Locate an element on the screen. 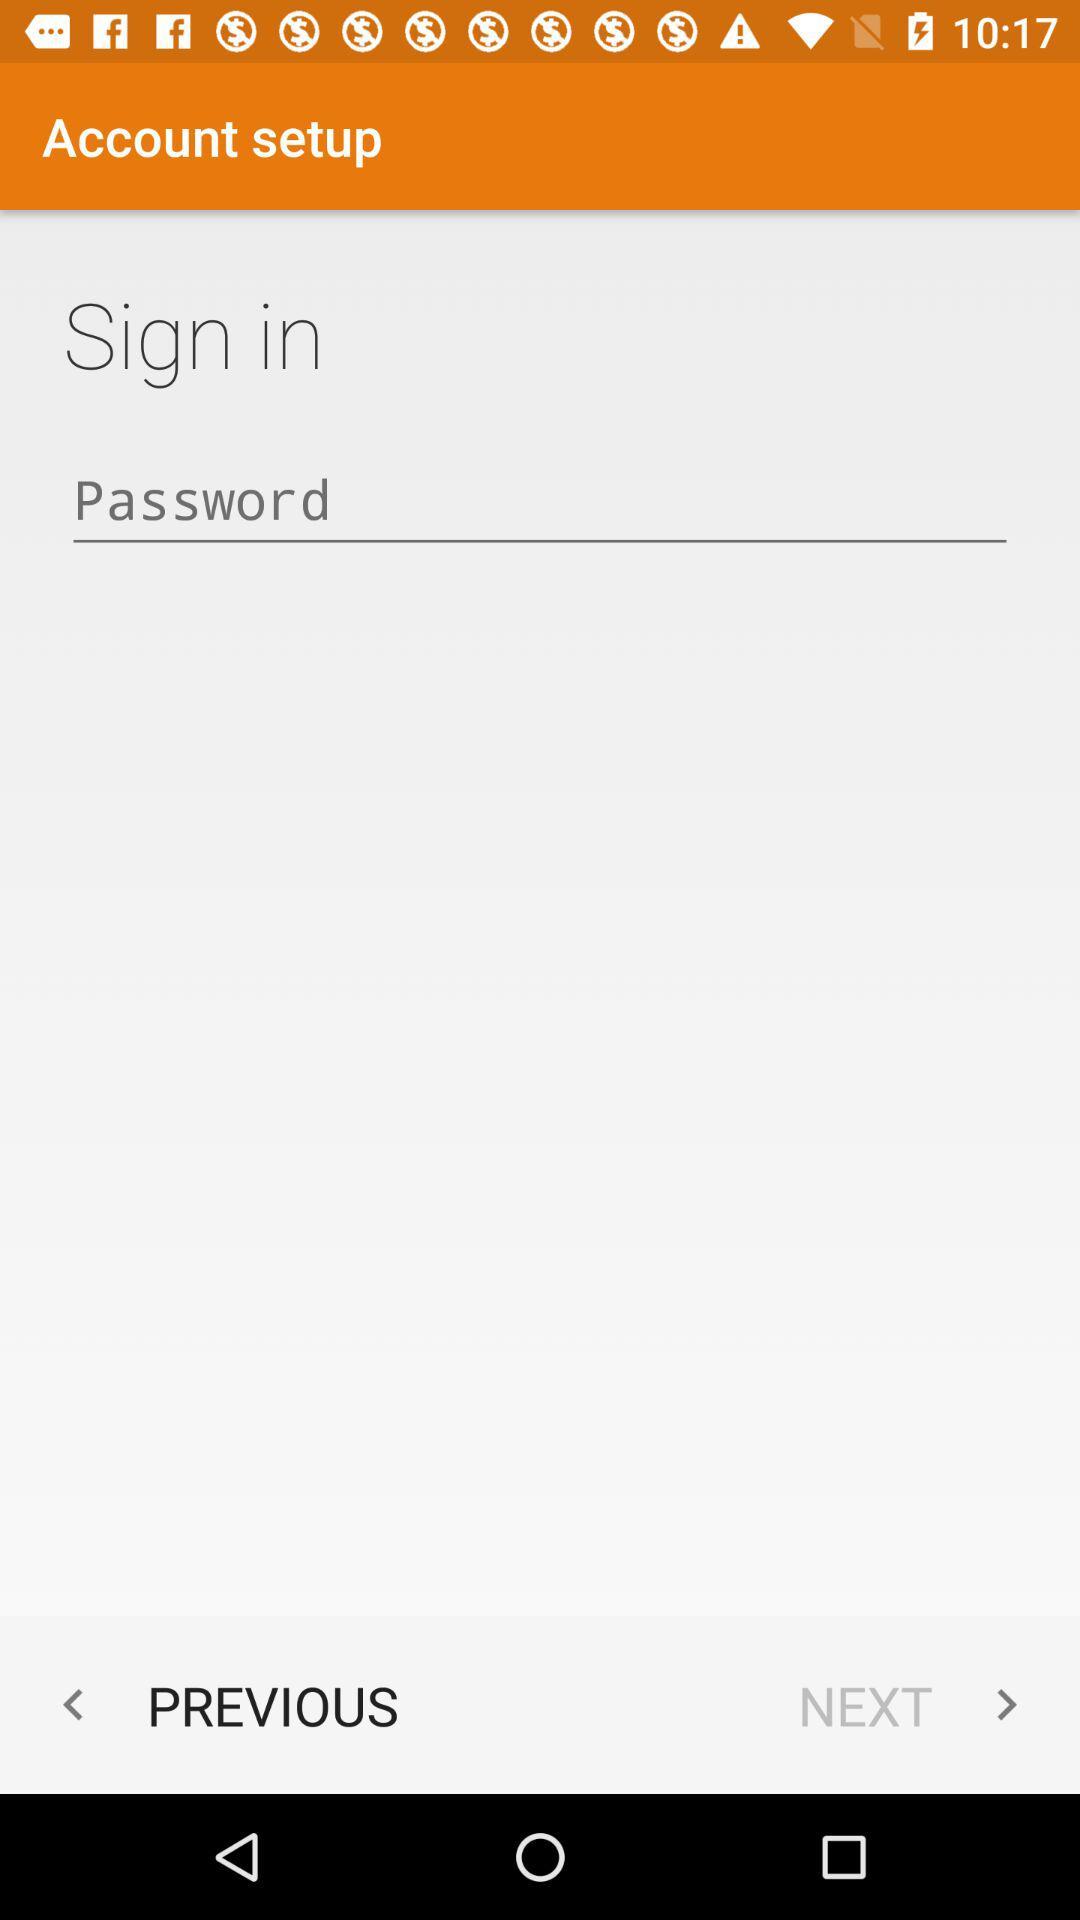 The image size is (1080, 1920). previous icon is located at coordinates (220, 1704).